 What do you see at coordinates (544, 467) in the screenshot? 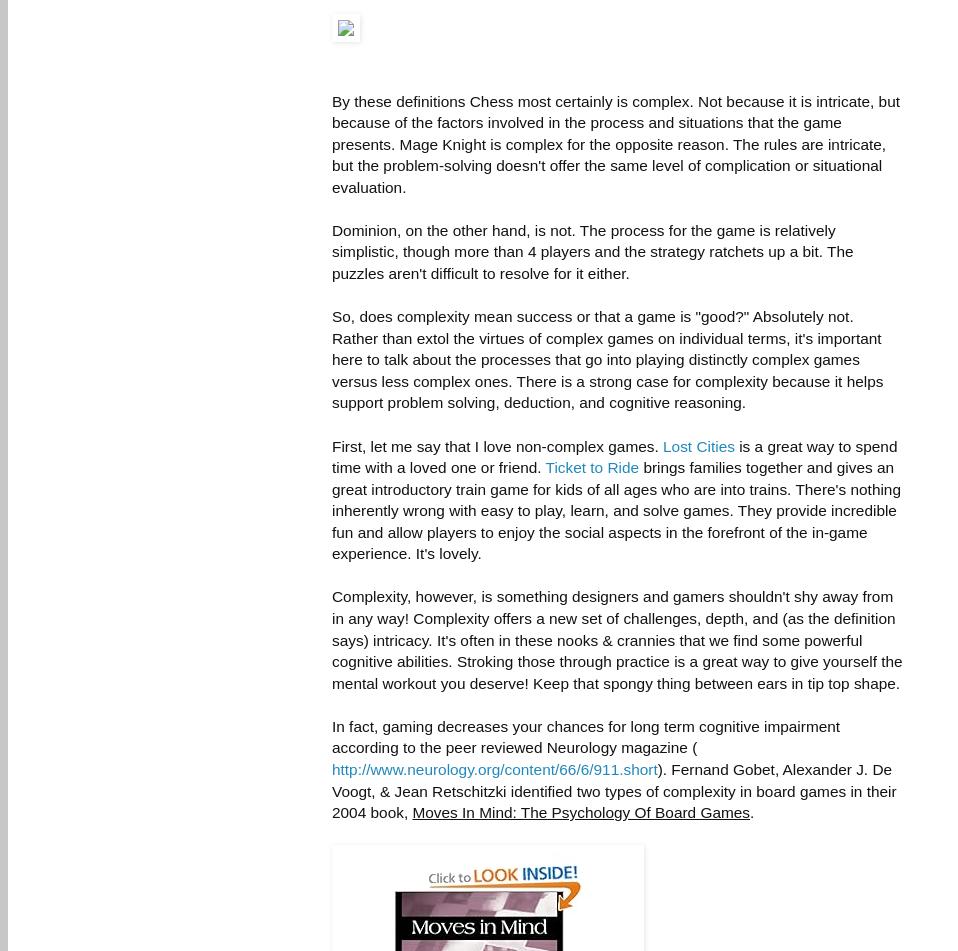
I see `'Ticket to Ride'` at bounding box center [544, 467].